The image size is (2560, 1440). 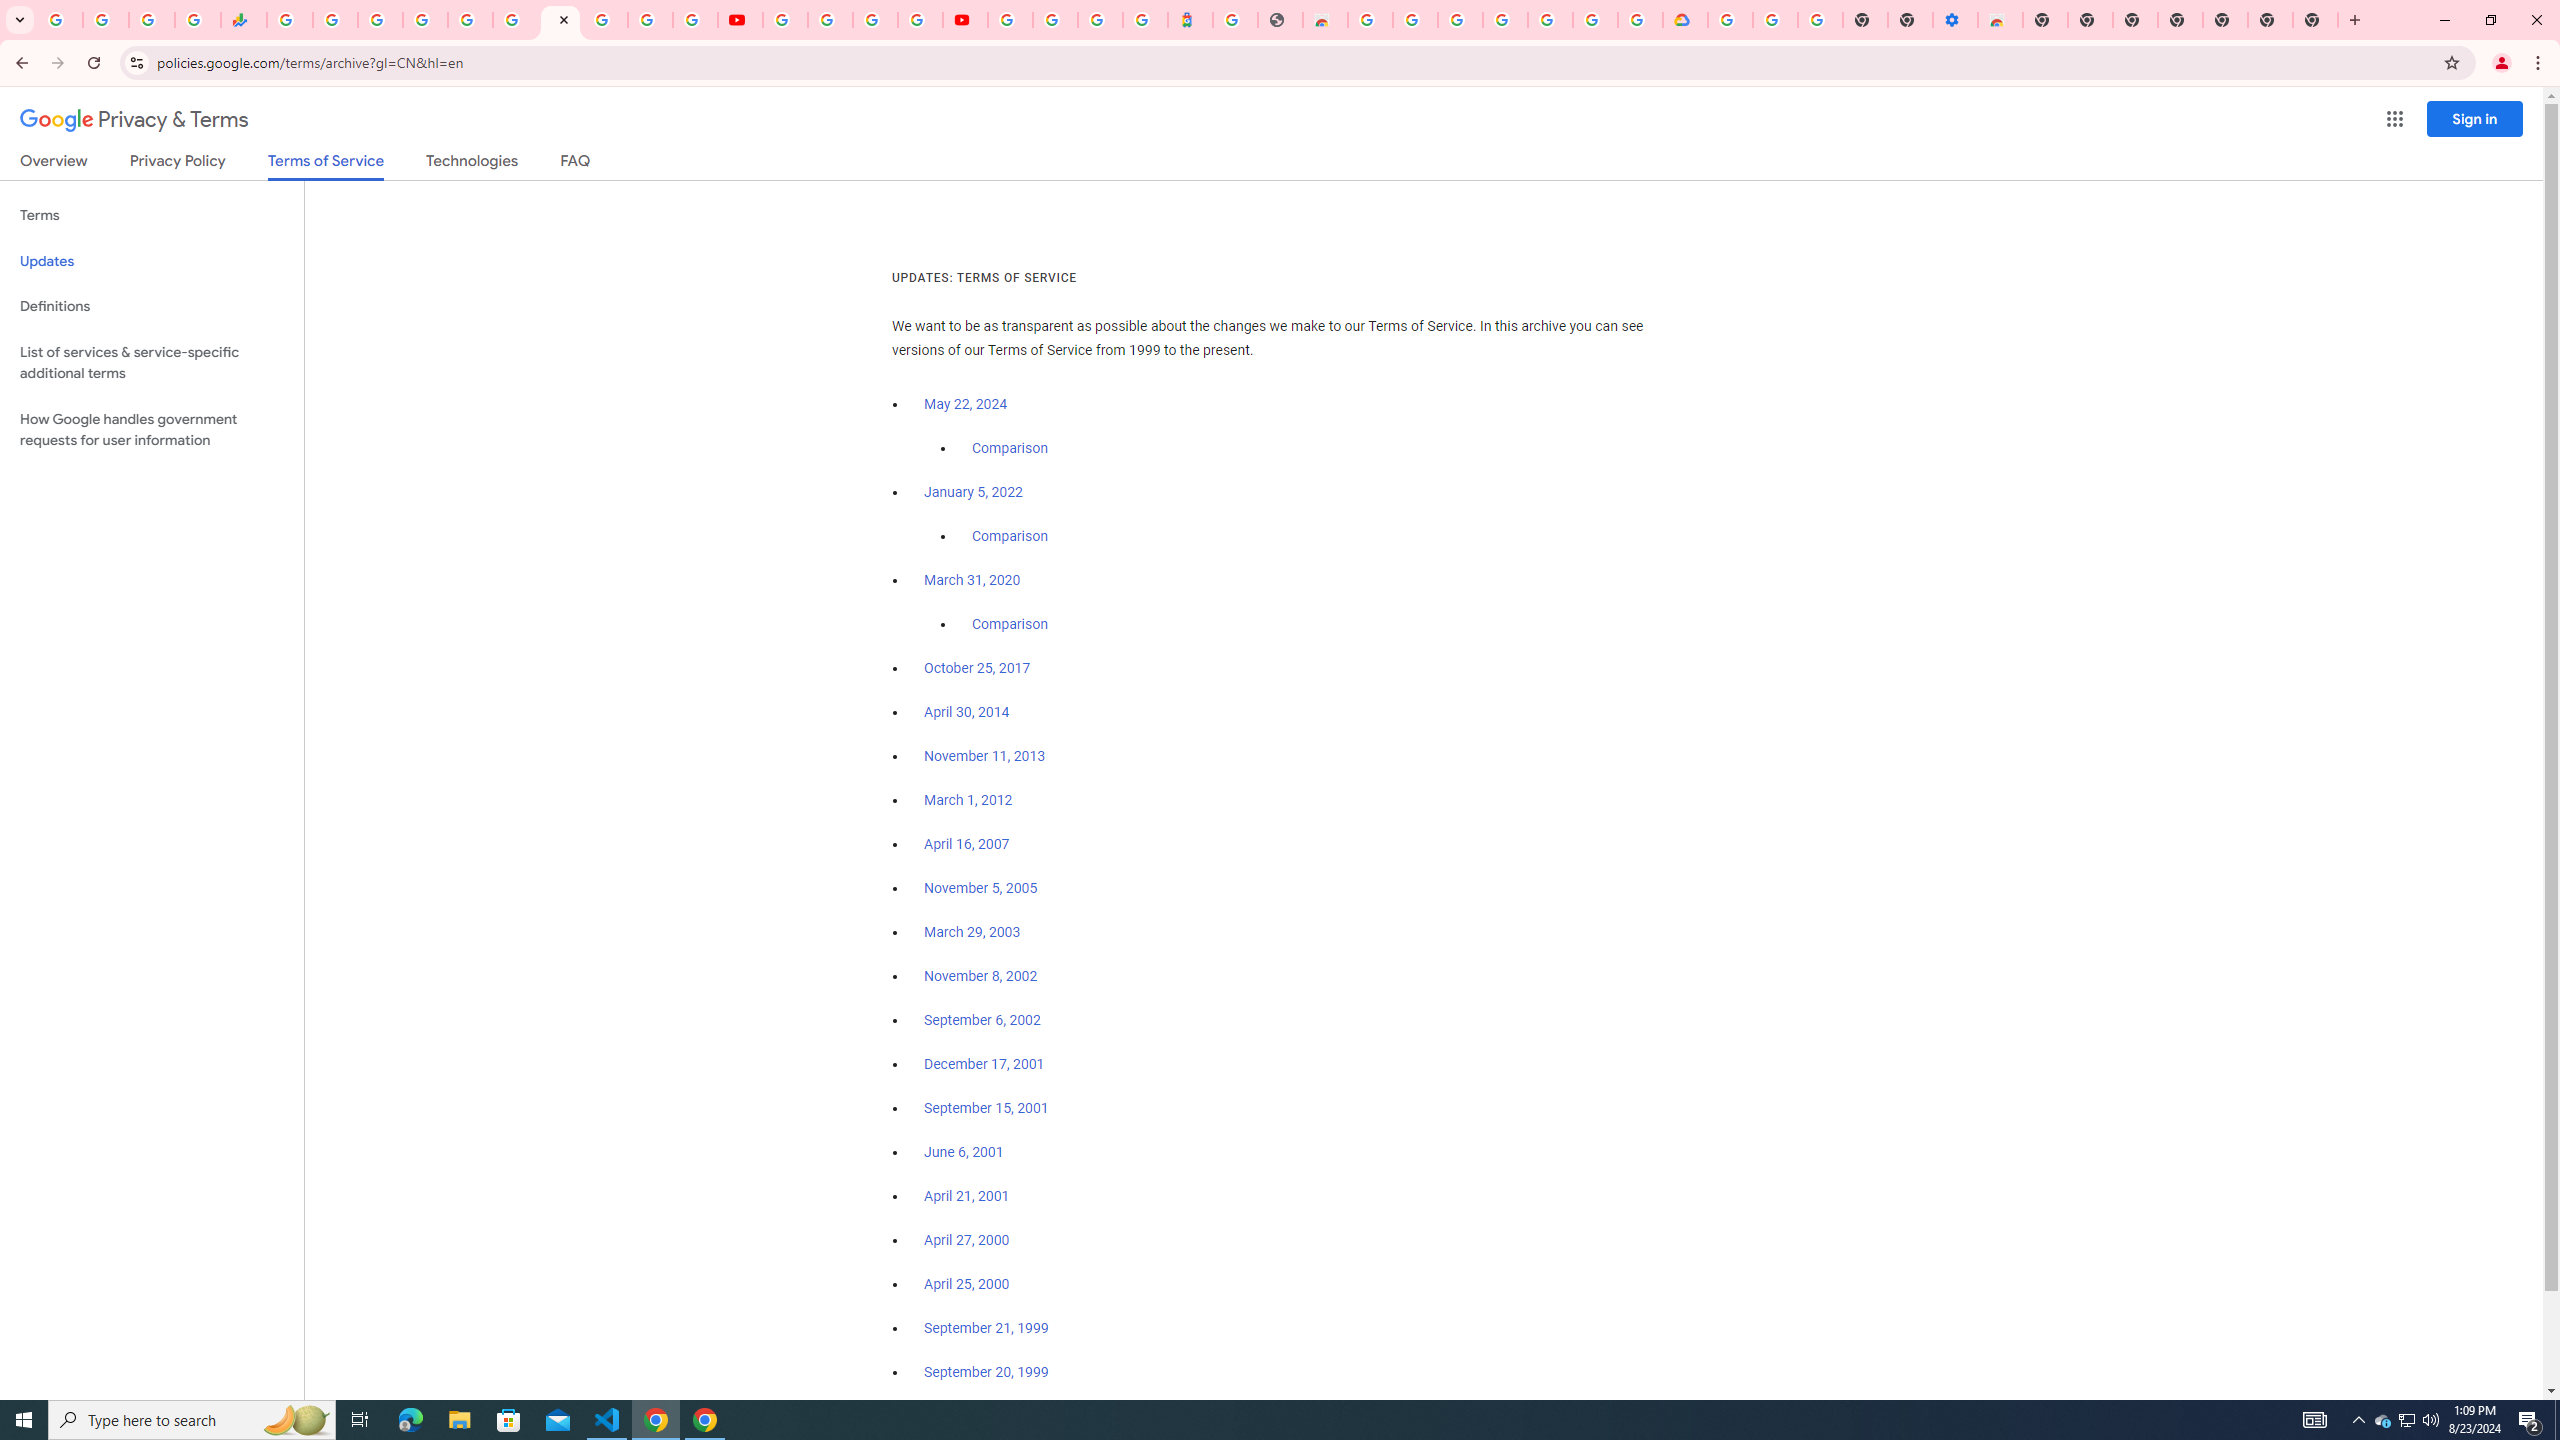 I want to click on 'Atour Hotel - Google hotels', so click(x=1190, y=19).